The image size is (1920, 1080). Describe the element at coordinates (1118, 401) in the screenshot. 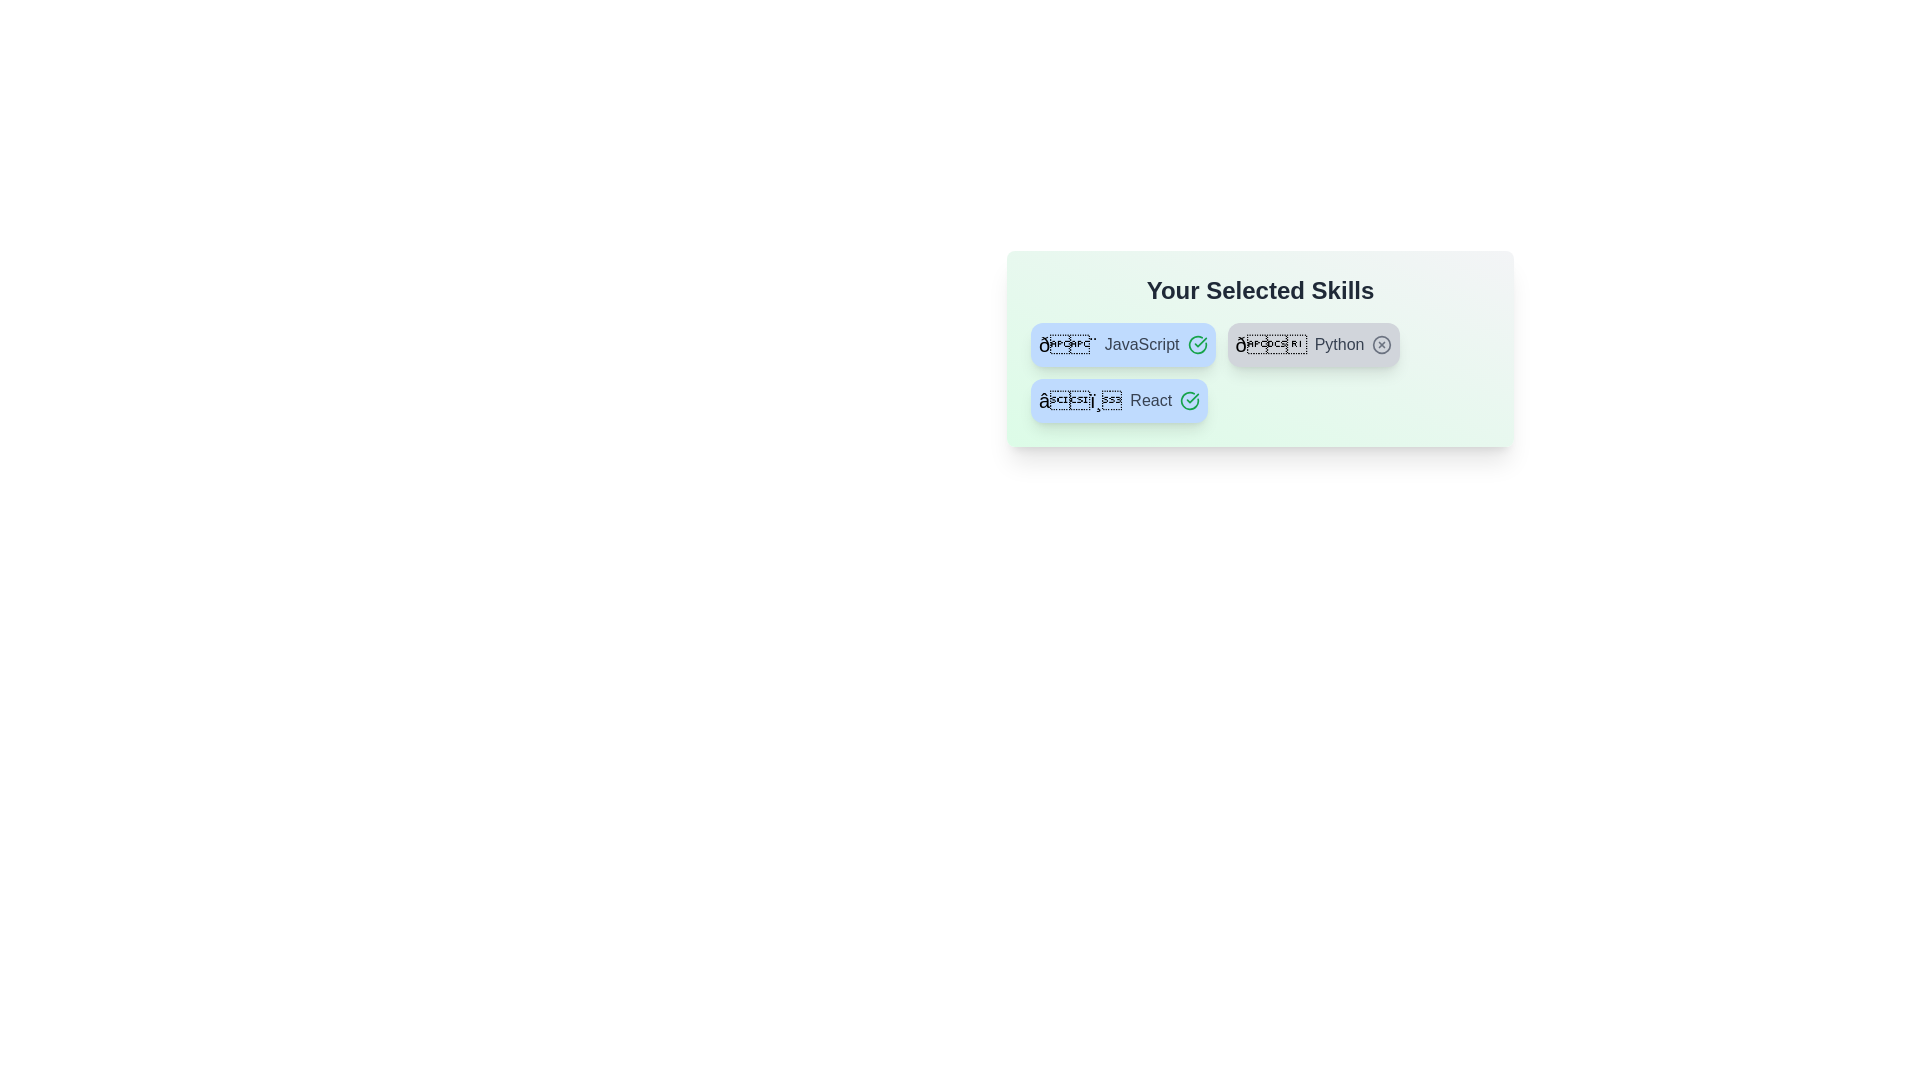

I see `the skill chip labeled React` at that location.